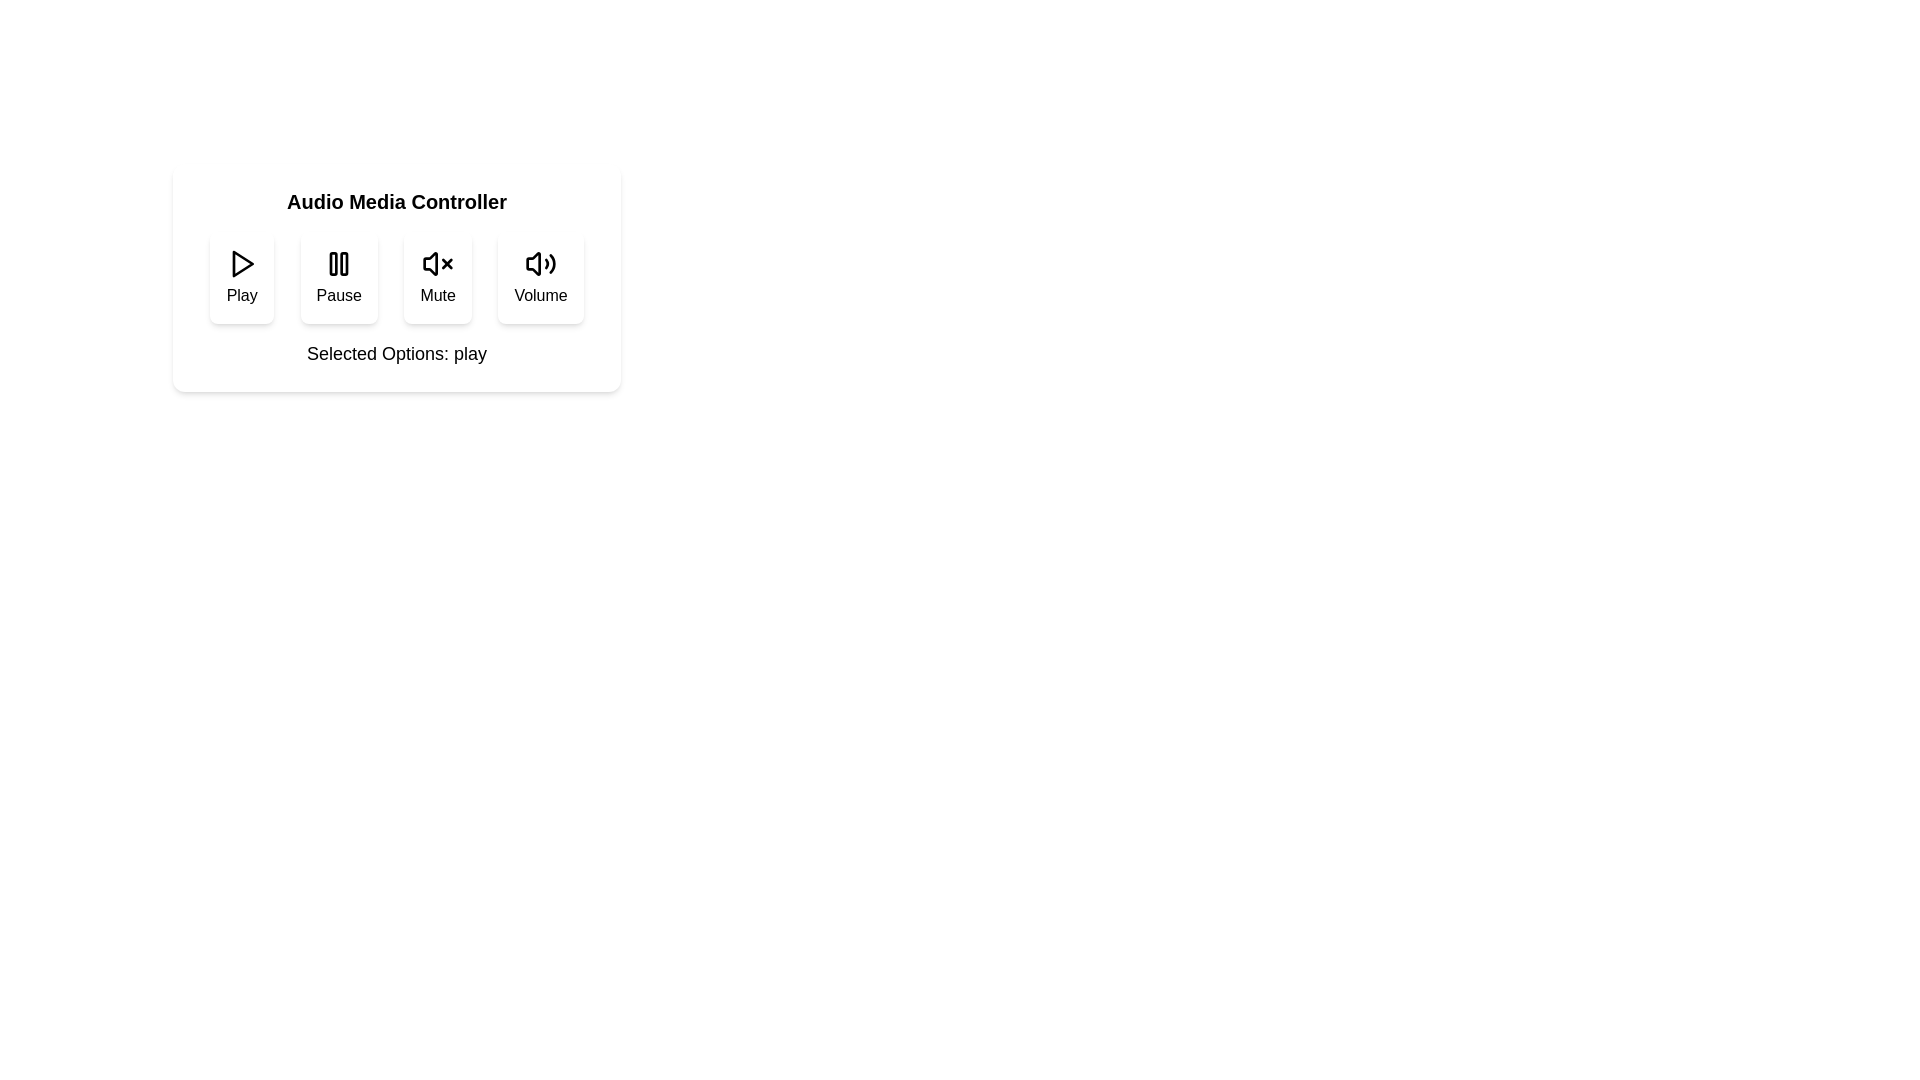 Image resolution: width=1920 pixels, height=1080 pixels. What do you see at coordinates (339, 277) in the screenshot?
I see `the Pause button to toggle its state` at bounding box center [339, 277].